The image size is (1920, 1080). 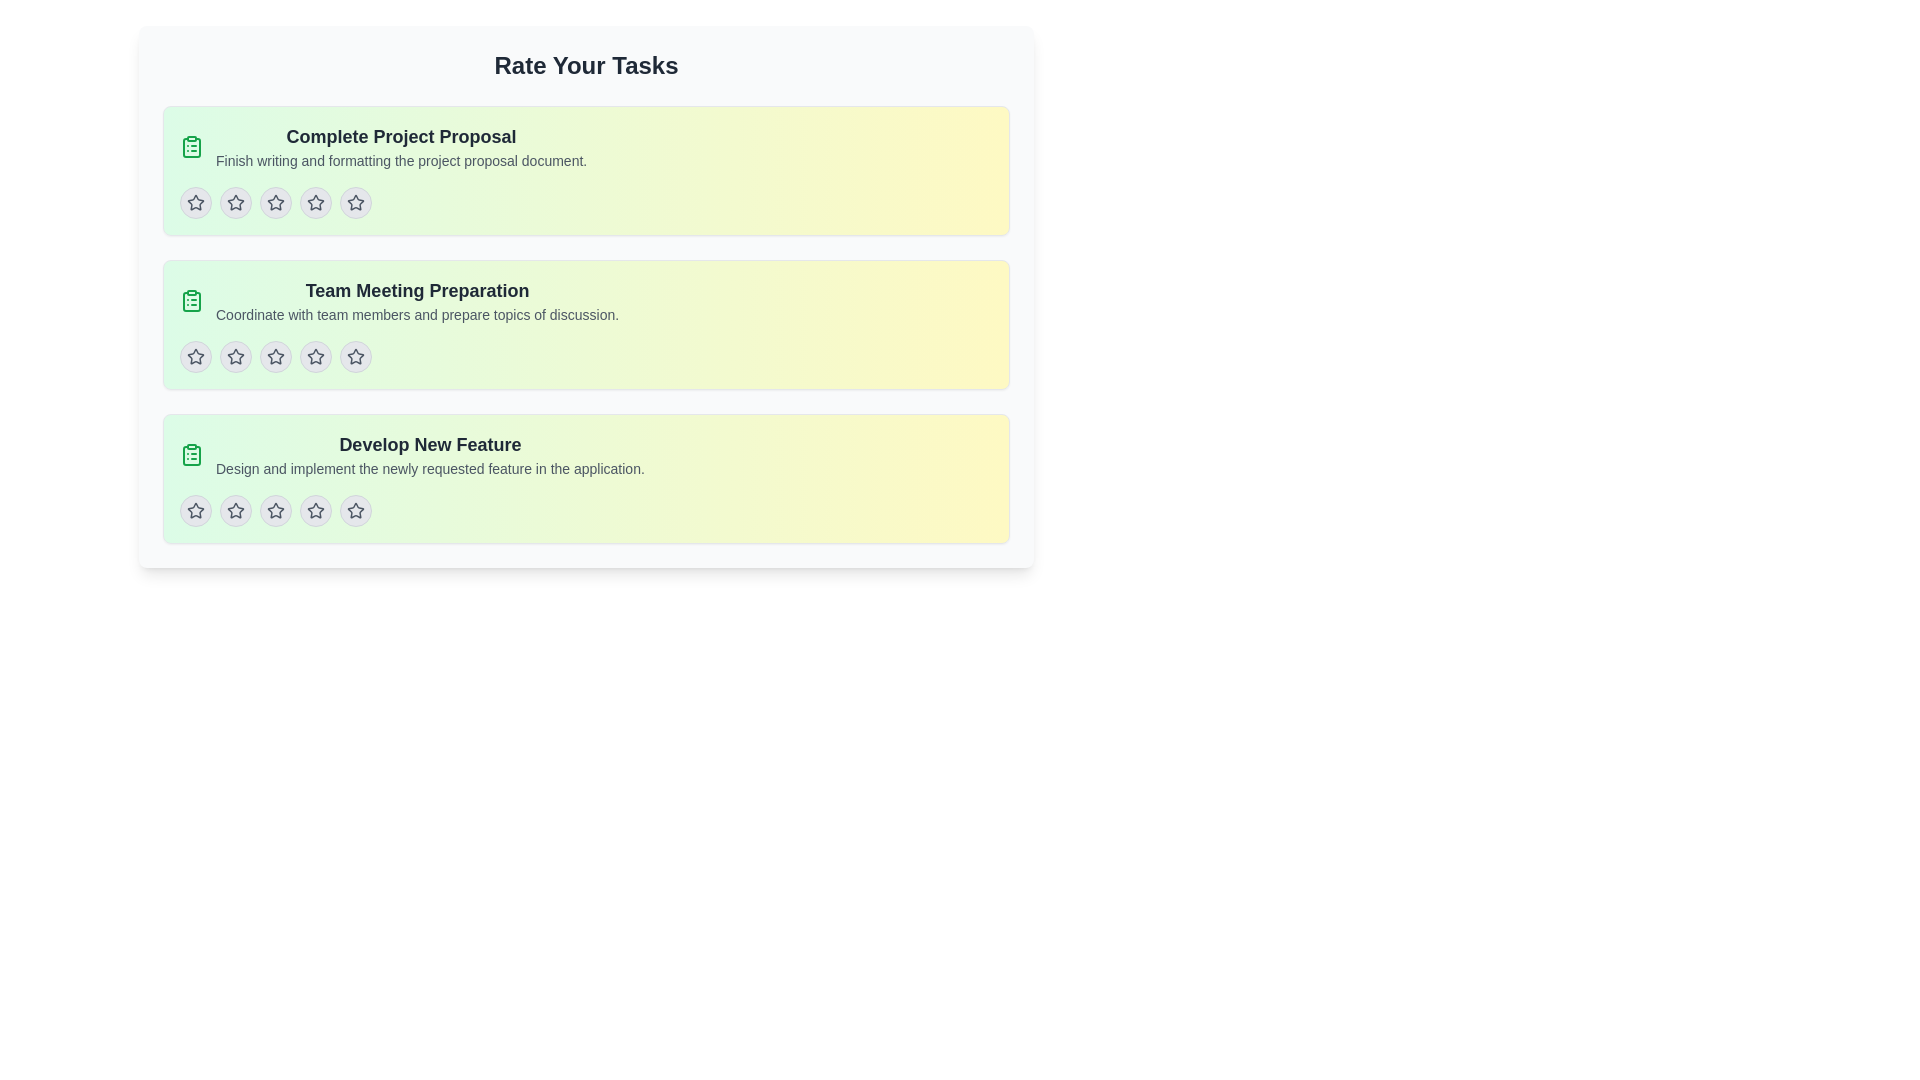 I want to click on the second star icon in the 'Team Meeting Preparation' section, so click(x=274, y=355).